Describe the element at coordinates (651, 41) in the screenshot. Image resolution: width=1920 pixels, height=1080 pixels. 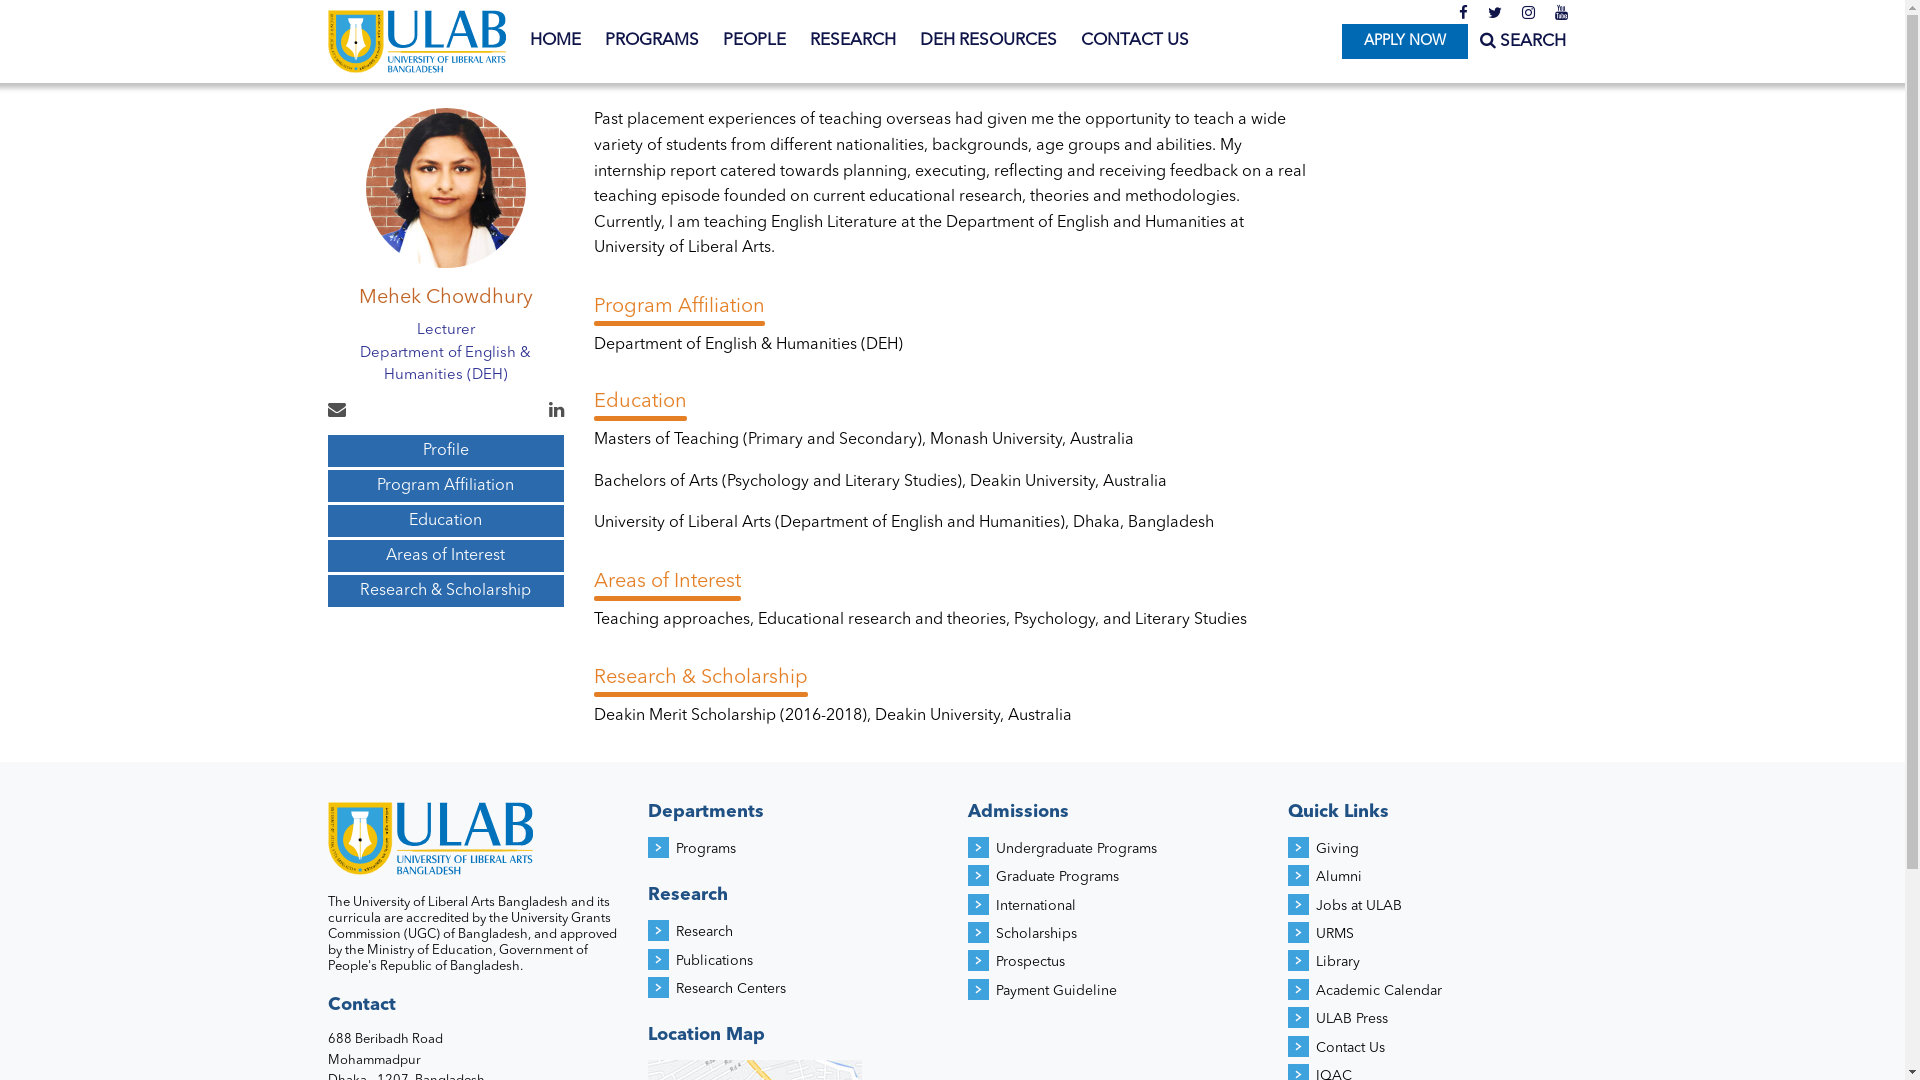
I see `'PROGRAMS'` at that location.